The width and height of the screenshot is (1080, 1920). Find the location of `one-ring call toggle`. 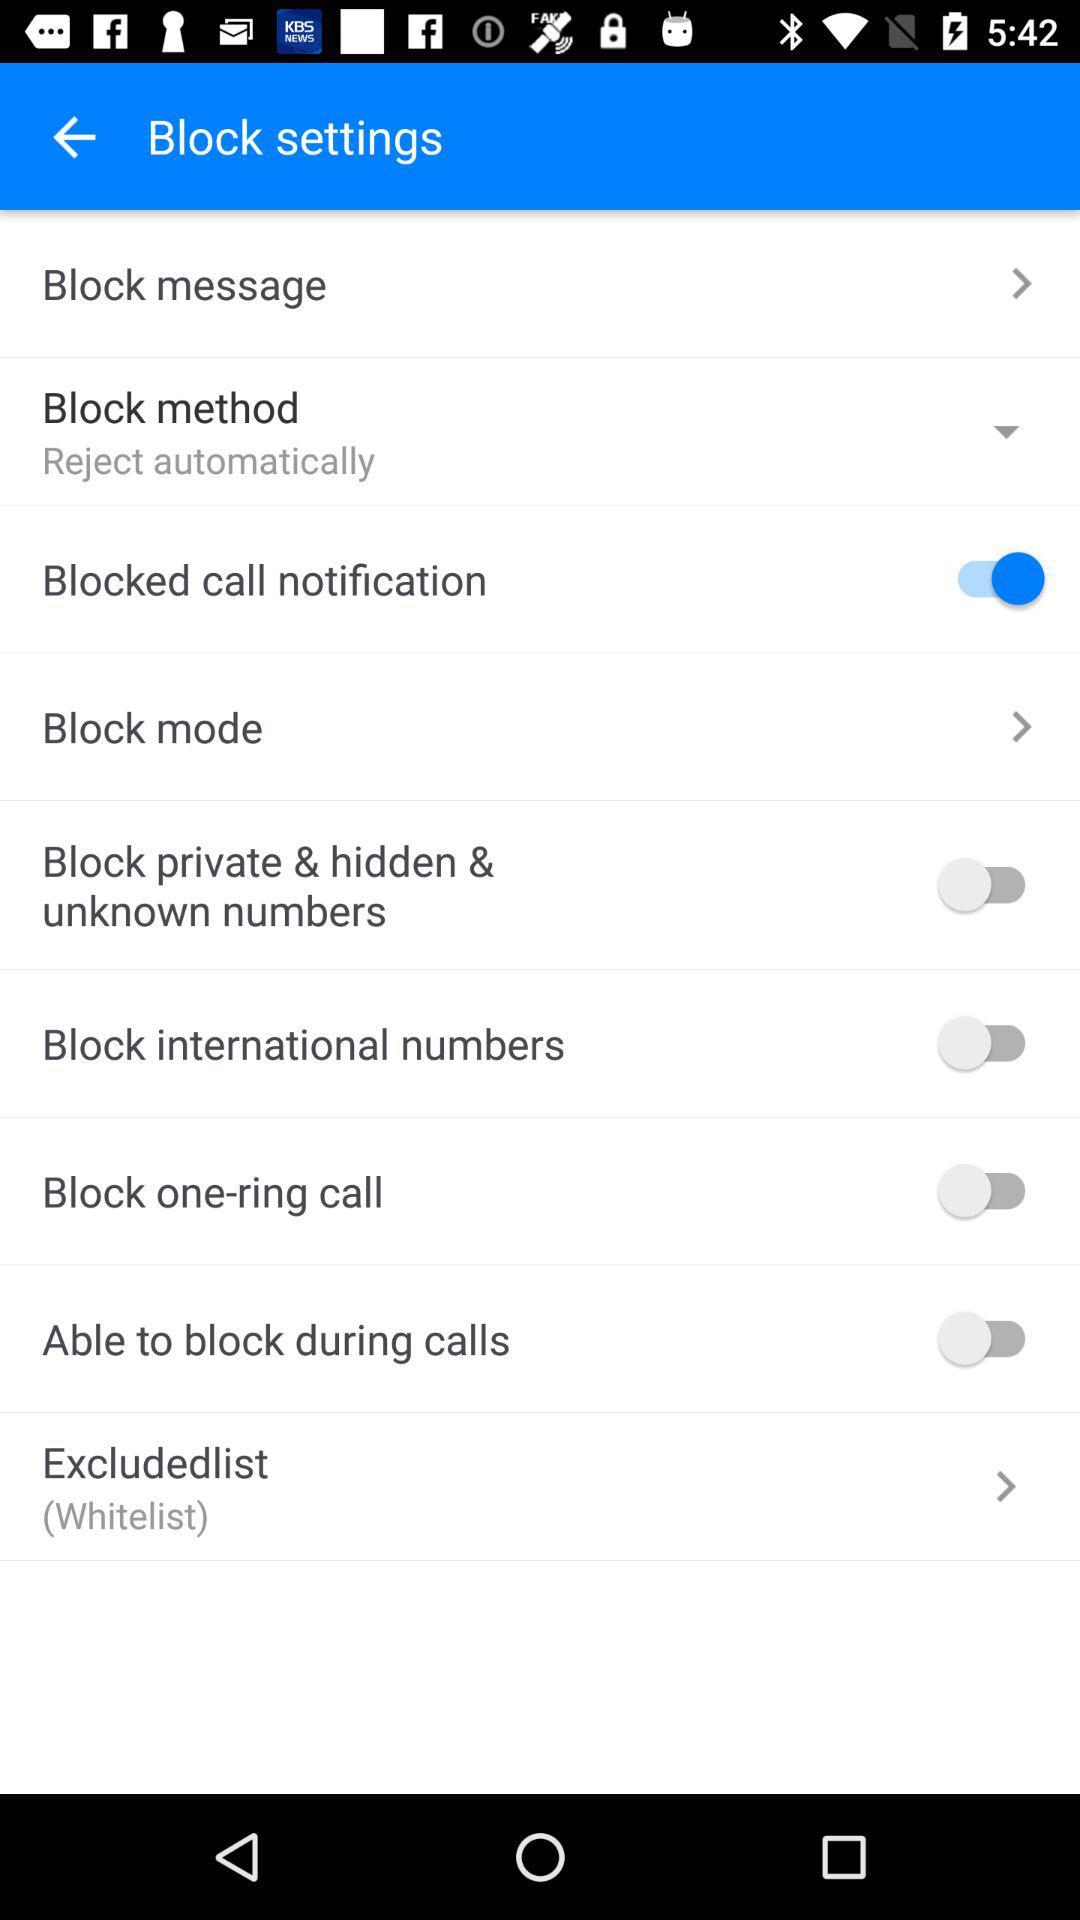

one-ring call toggle is located at coordinates (991, 1190).